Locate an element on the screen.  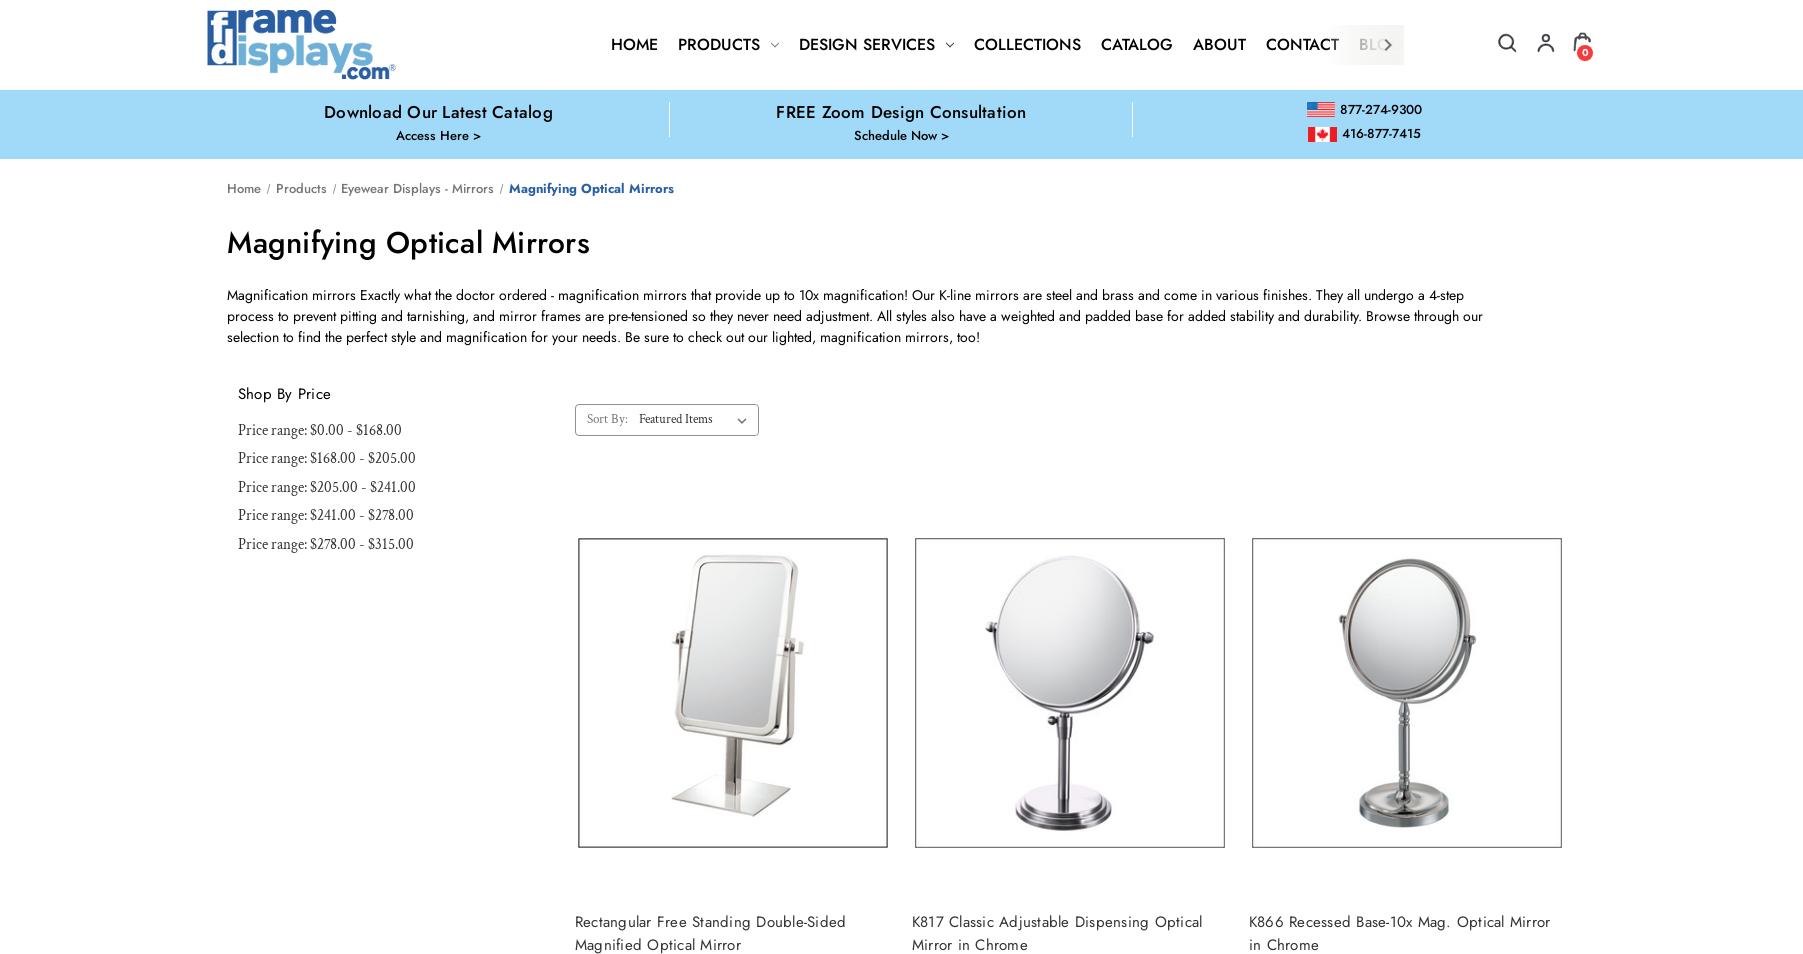
'FREE Zoom Design Consultation' is located at coordinates (899, 110).